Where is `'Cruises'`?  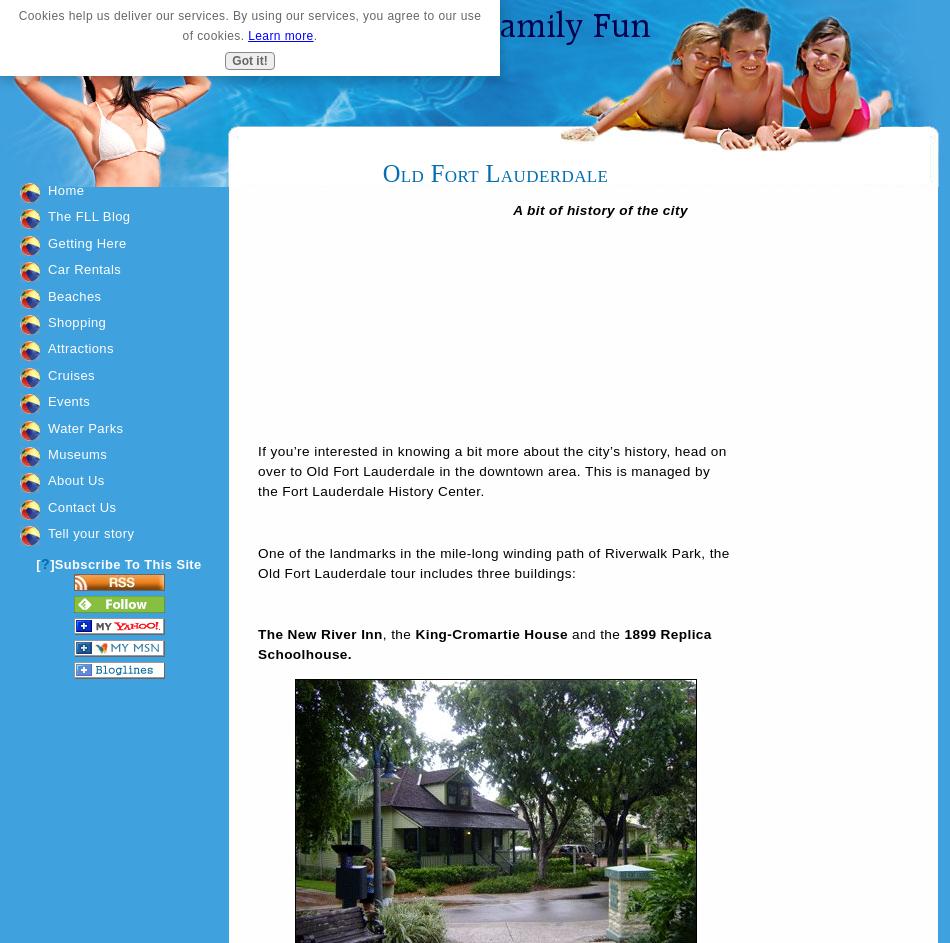
'Cruises' is located at coordinates (70, 373).